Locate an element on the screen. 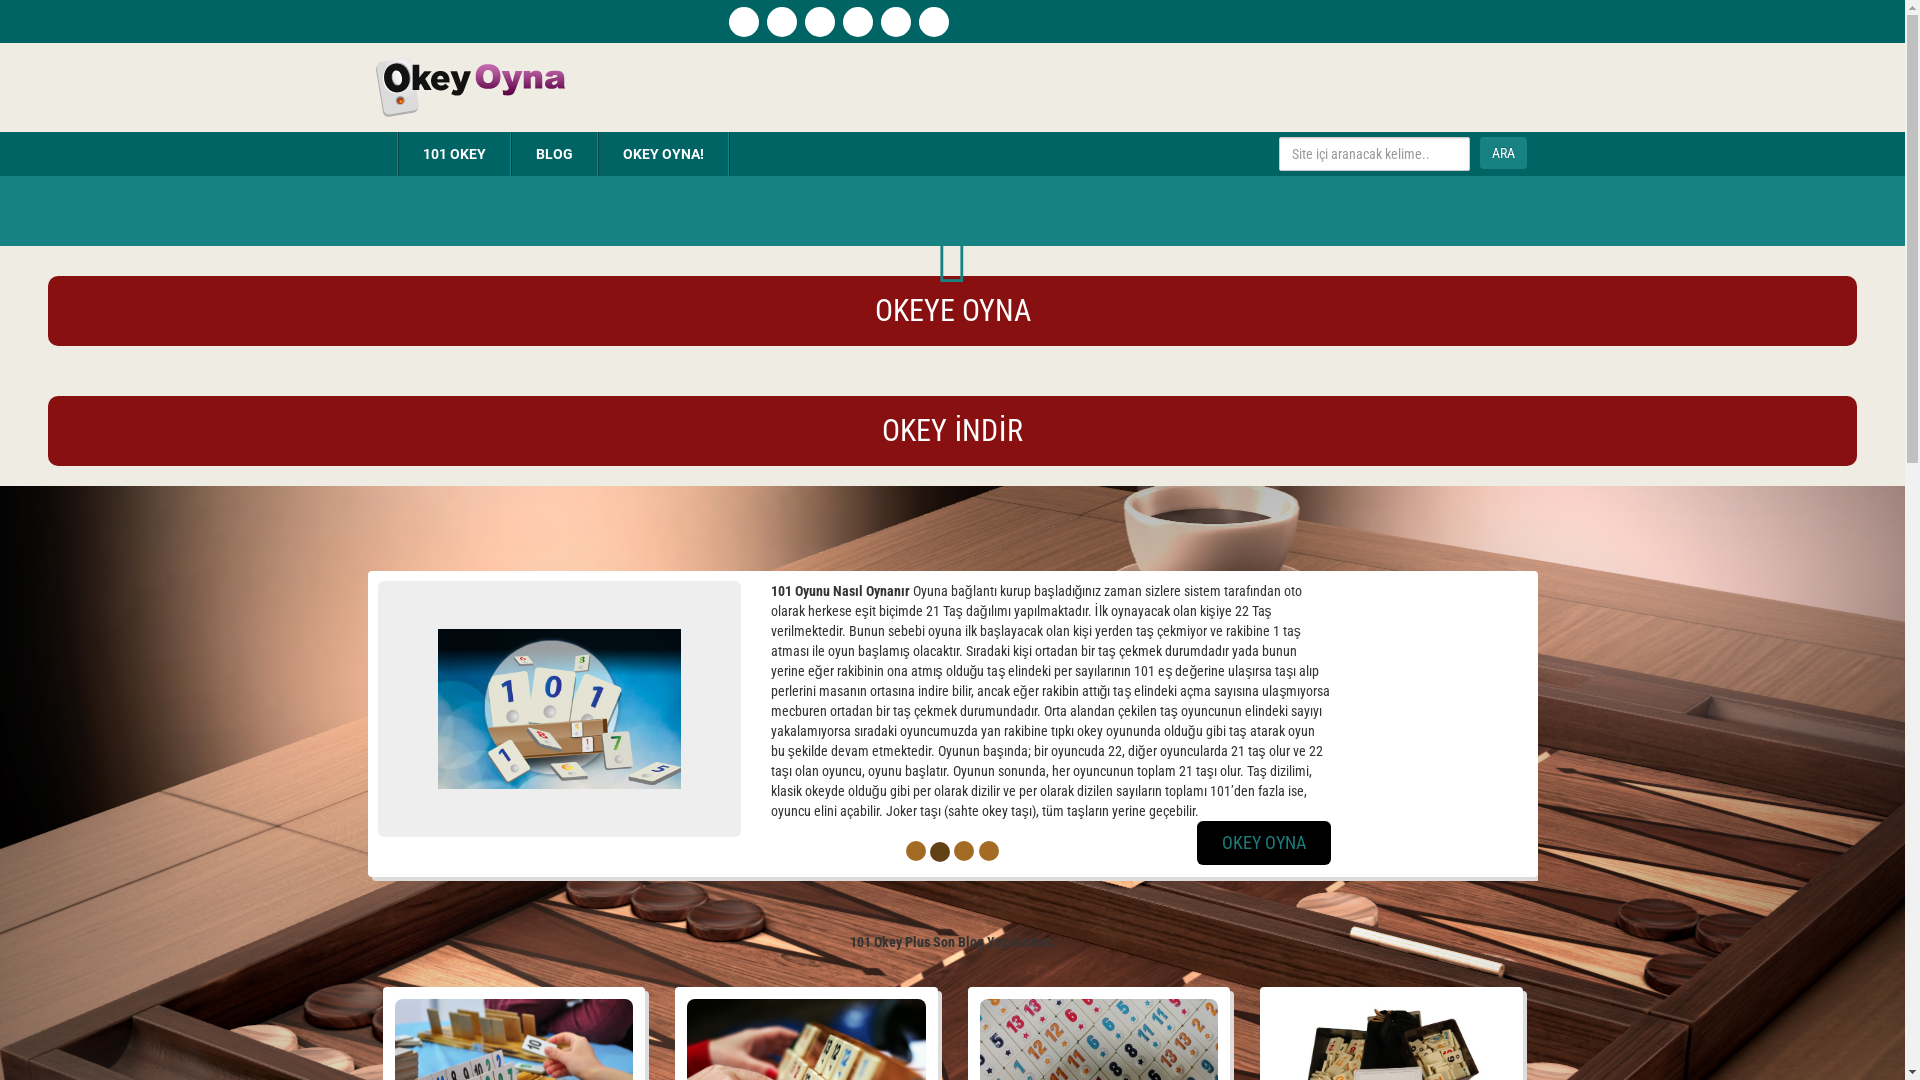  'Twitter'de Biz' is located at coordinates (841, 22).